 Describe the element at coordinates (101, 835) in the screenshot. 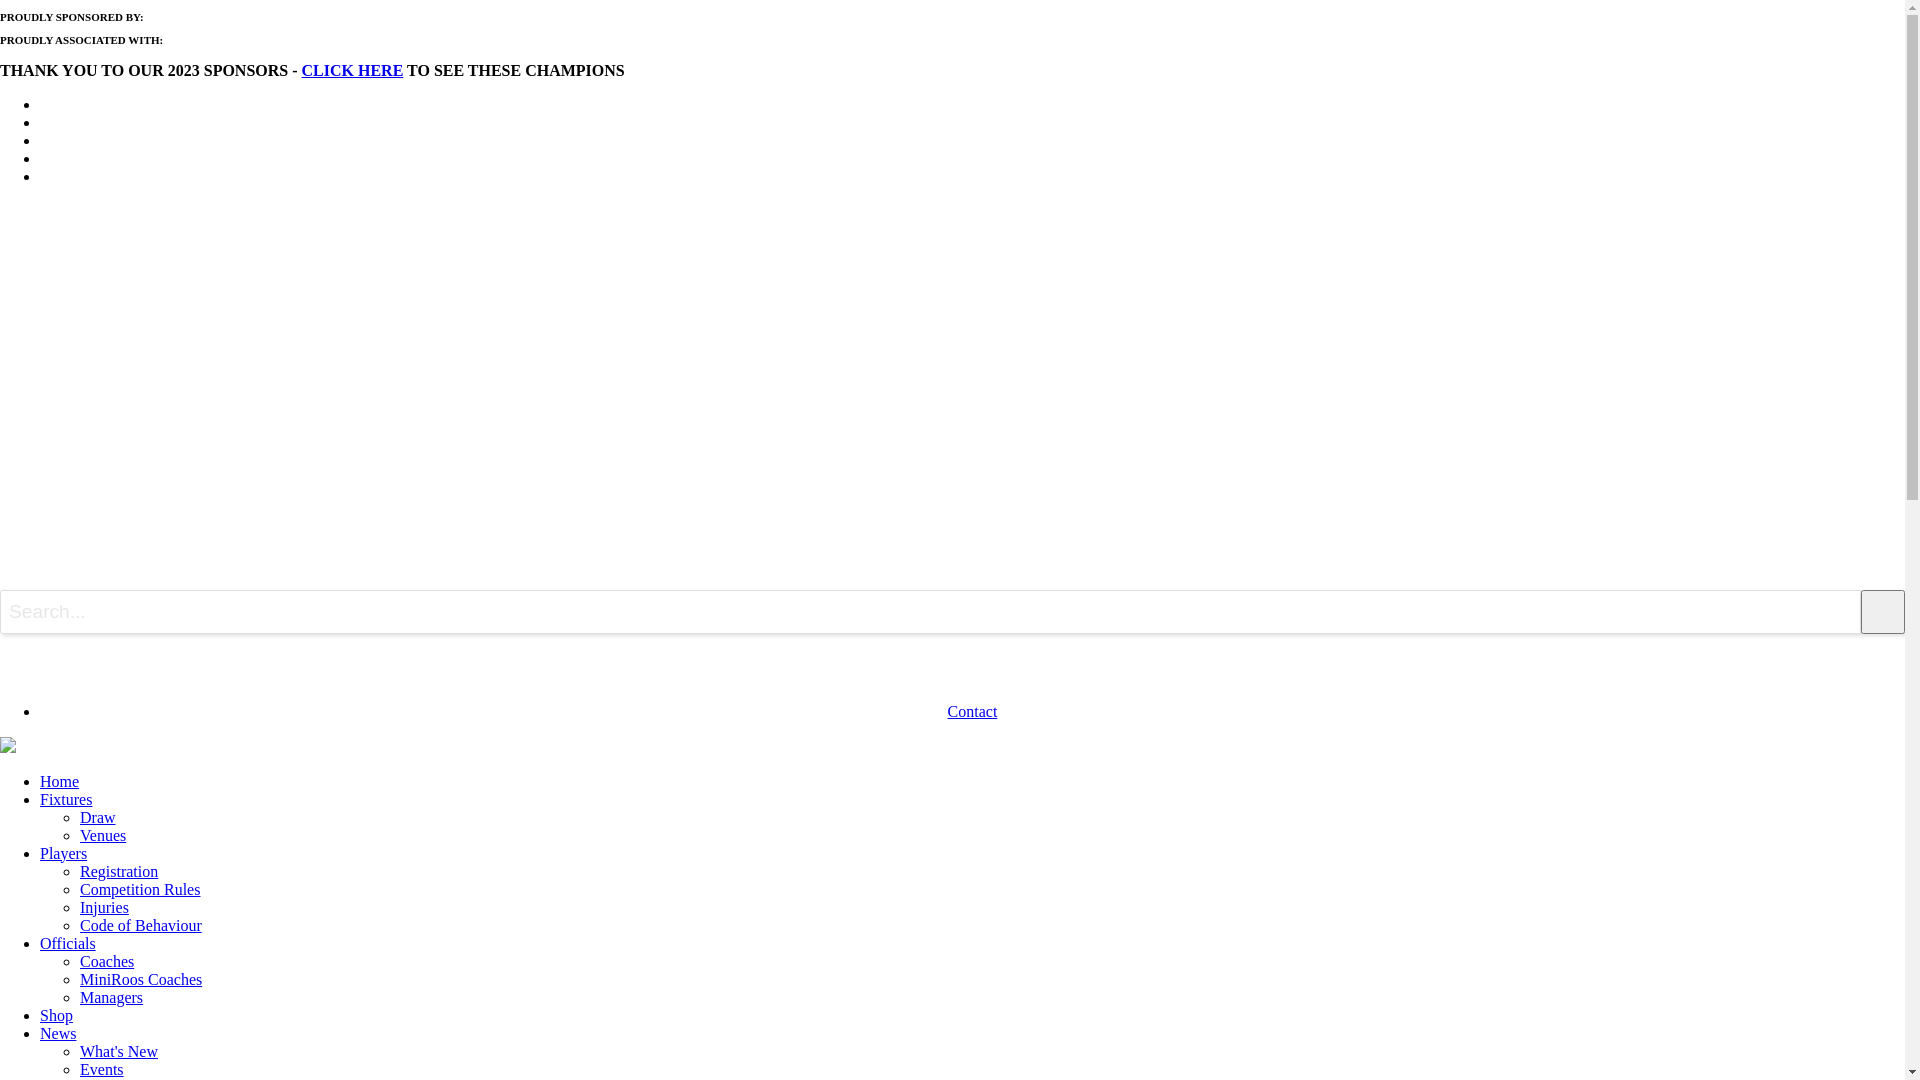

I see `'Venues'` at that location.